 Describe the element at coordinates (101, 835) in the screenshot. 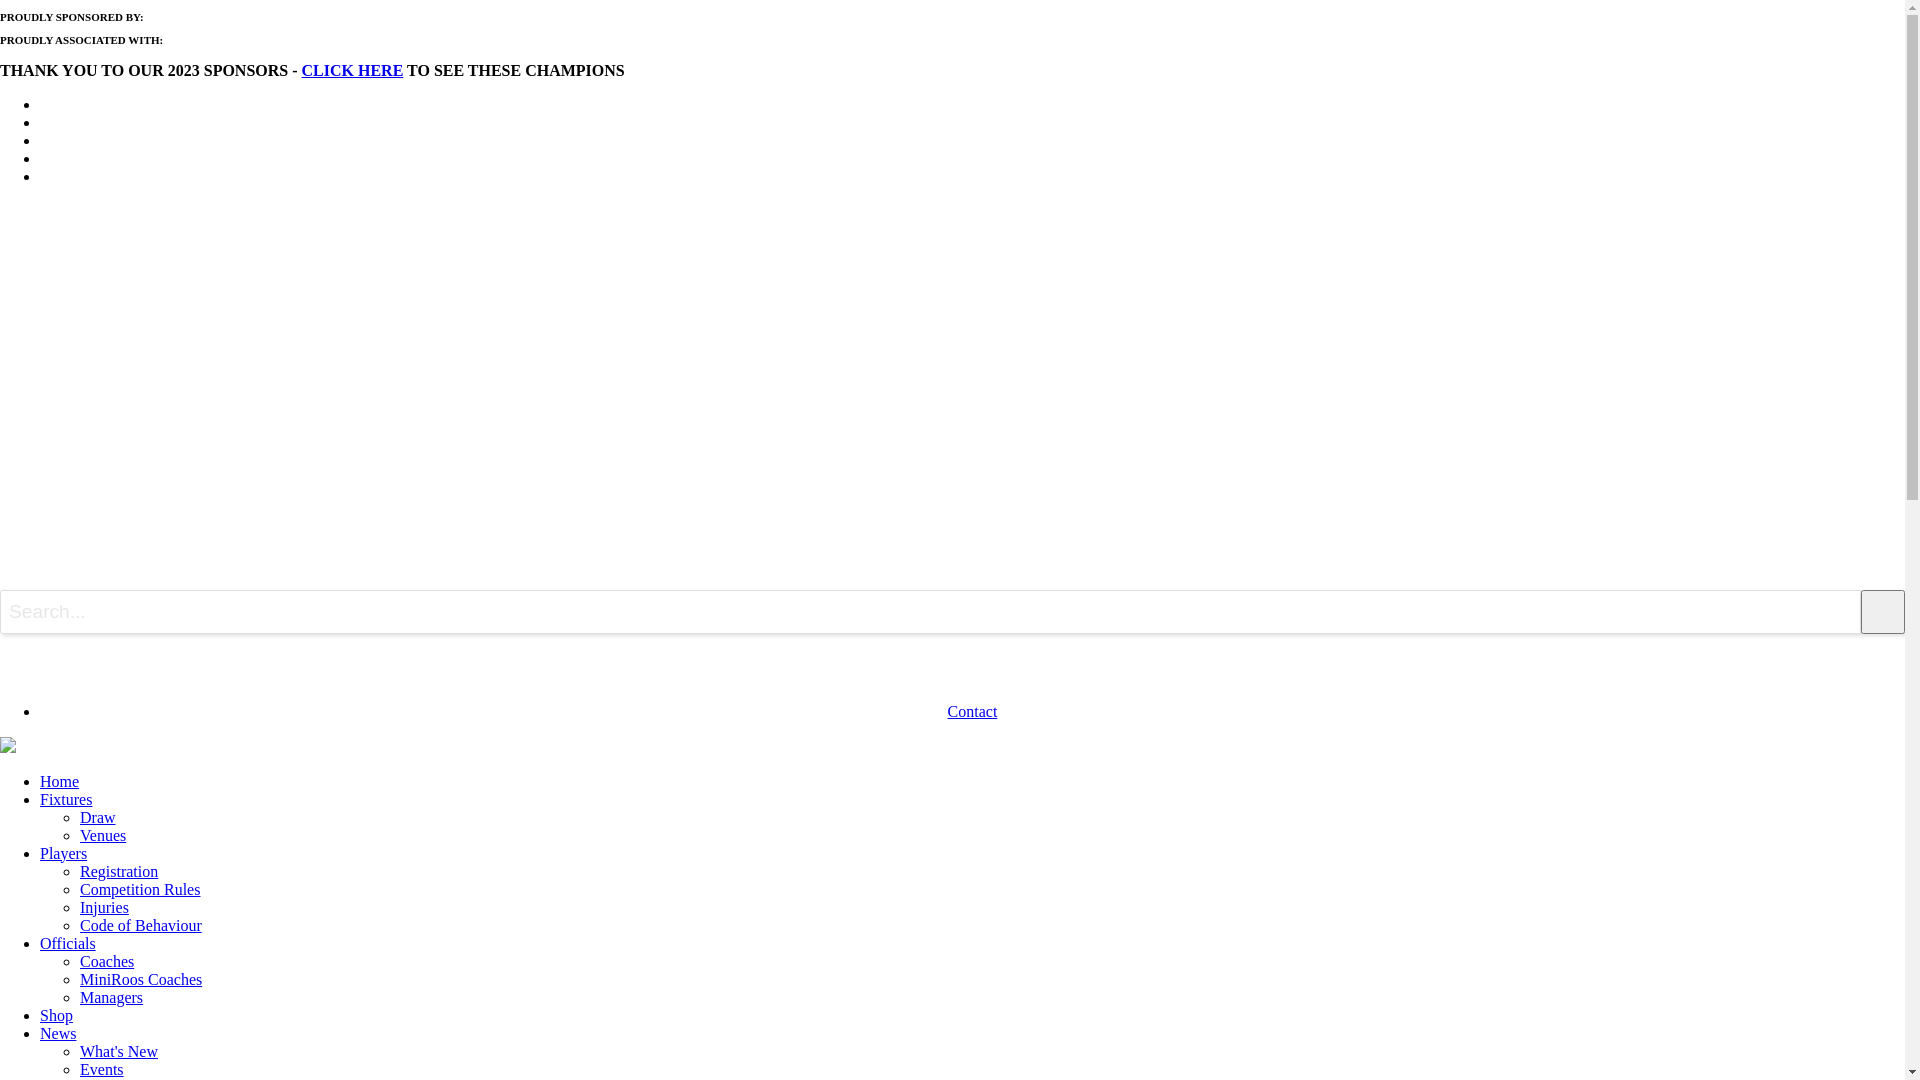

I see `'Venues'` at that location.